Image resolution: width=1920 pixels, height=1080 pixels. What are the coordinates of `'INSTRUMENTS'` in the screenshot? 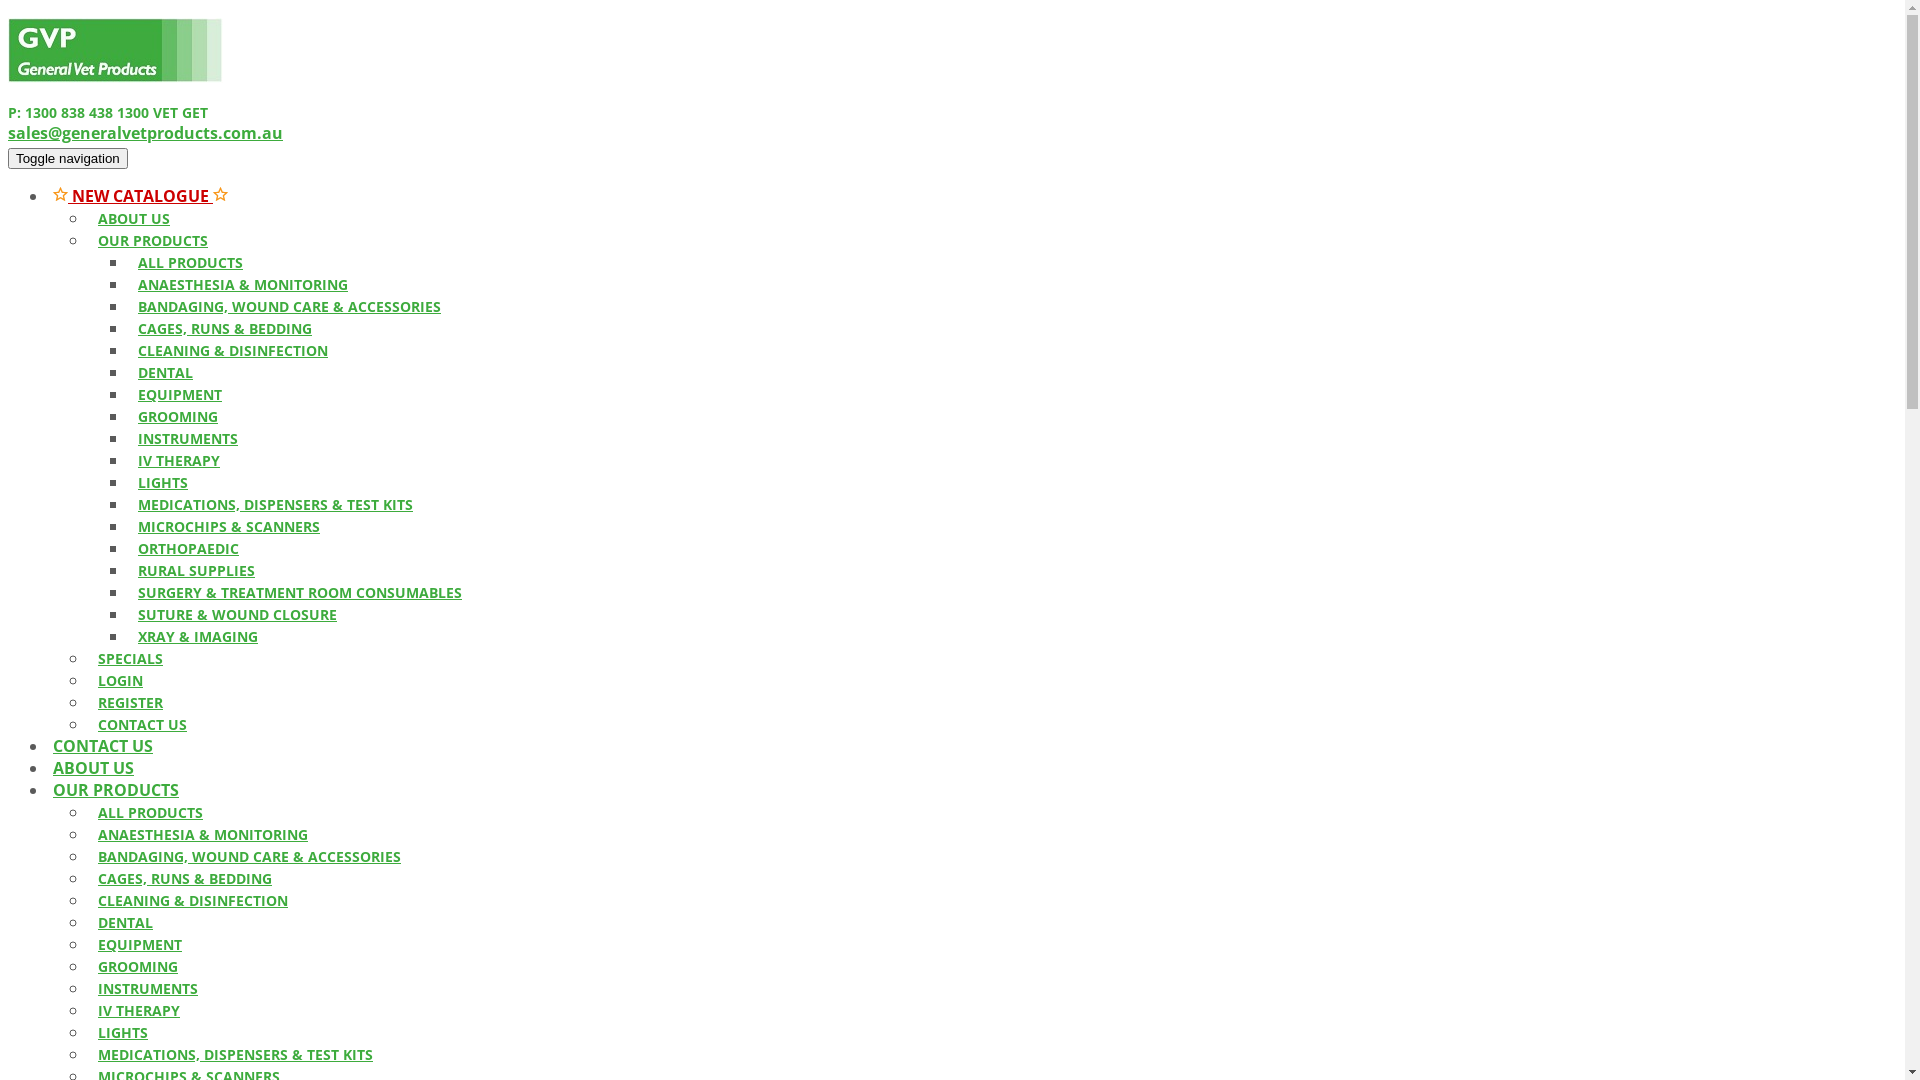 It's located at (147, 987).